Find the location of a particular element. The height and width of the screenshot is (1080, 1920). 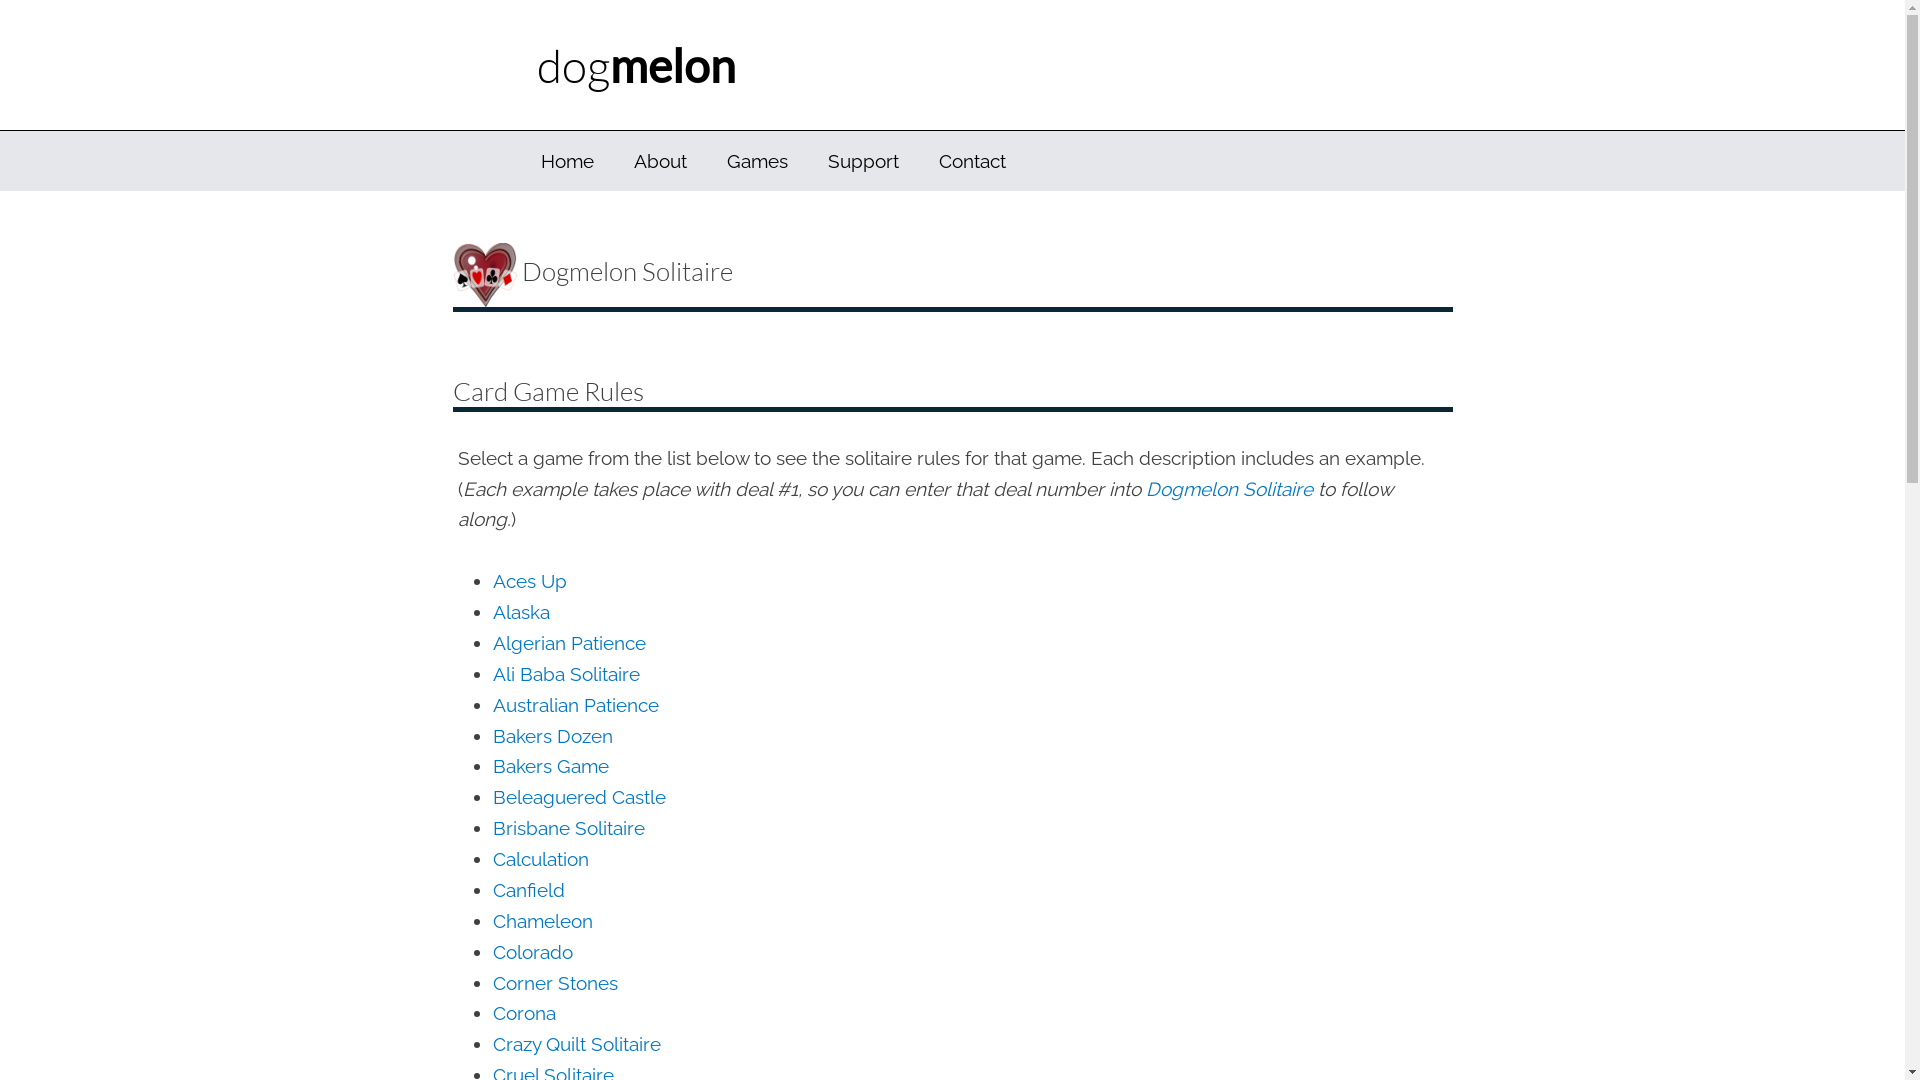

'Bakers Dozen' is located at coordinates (491, 736).